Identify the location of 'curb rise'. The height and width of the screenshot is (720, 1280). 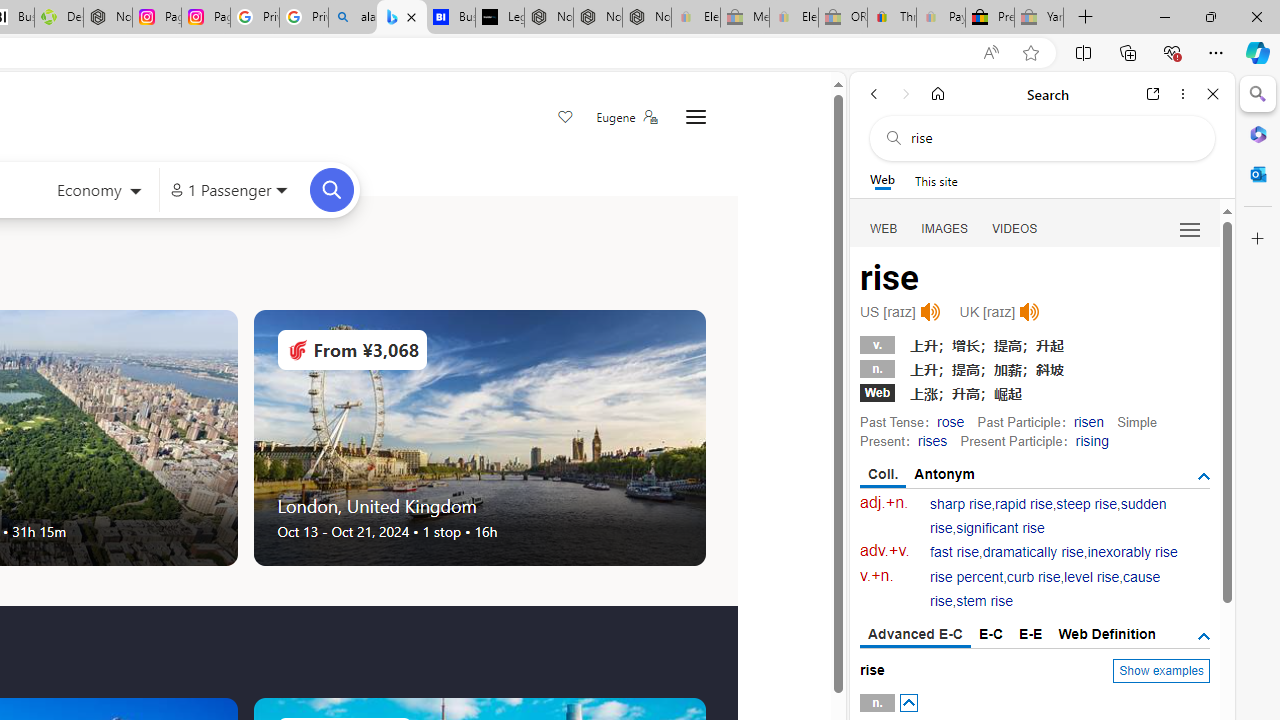
(1033, 577).